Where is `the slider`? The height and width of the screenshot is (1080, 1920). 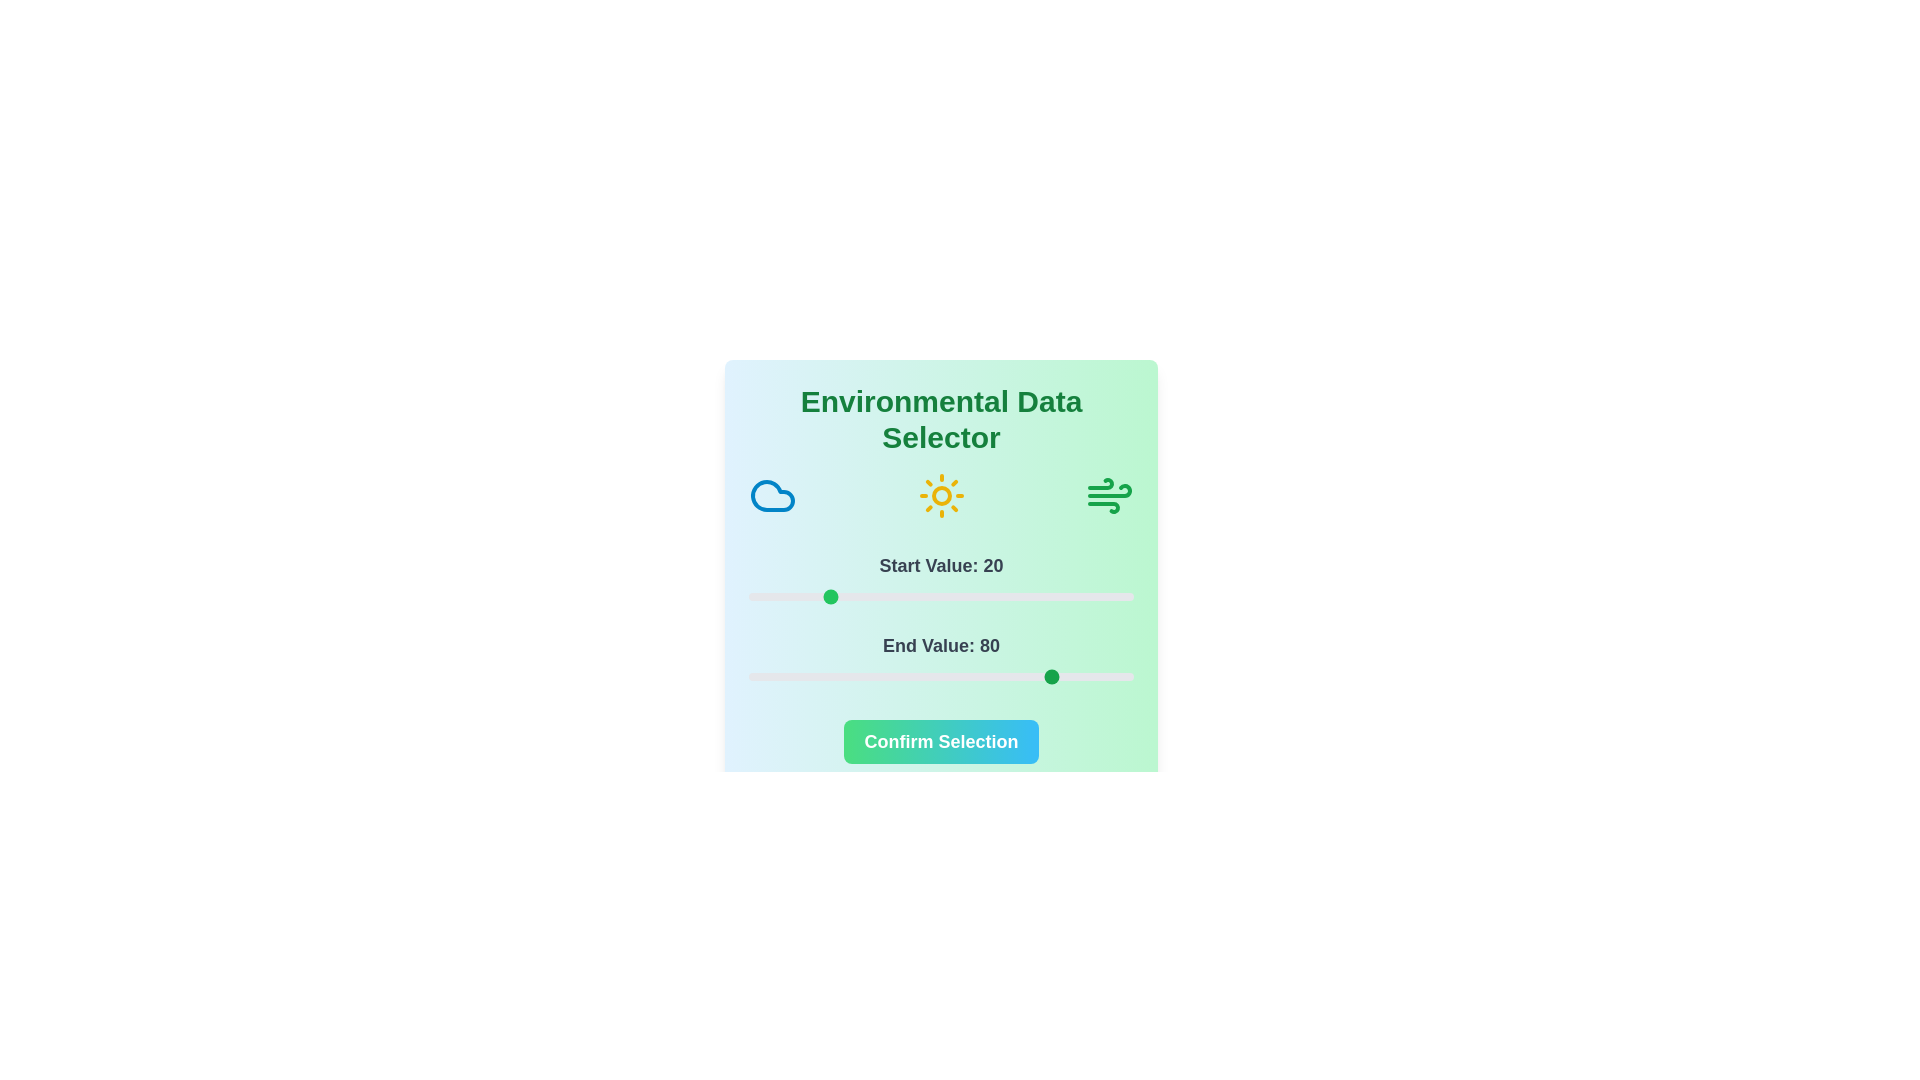 the slider is located at coordinates (786, 596).